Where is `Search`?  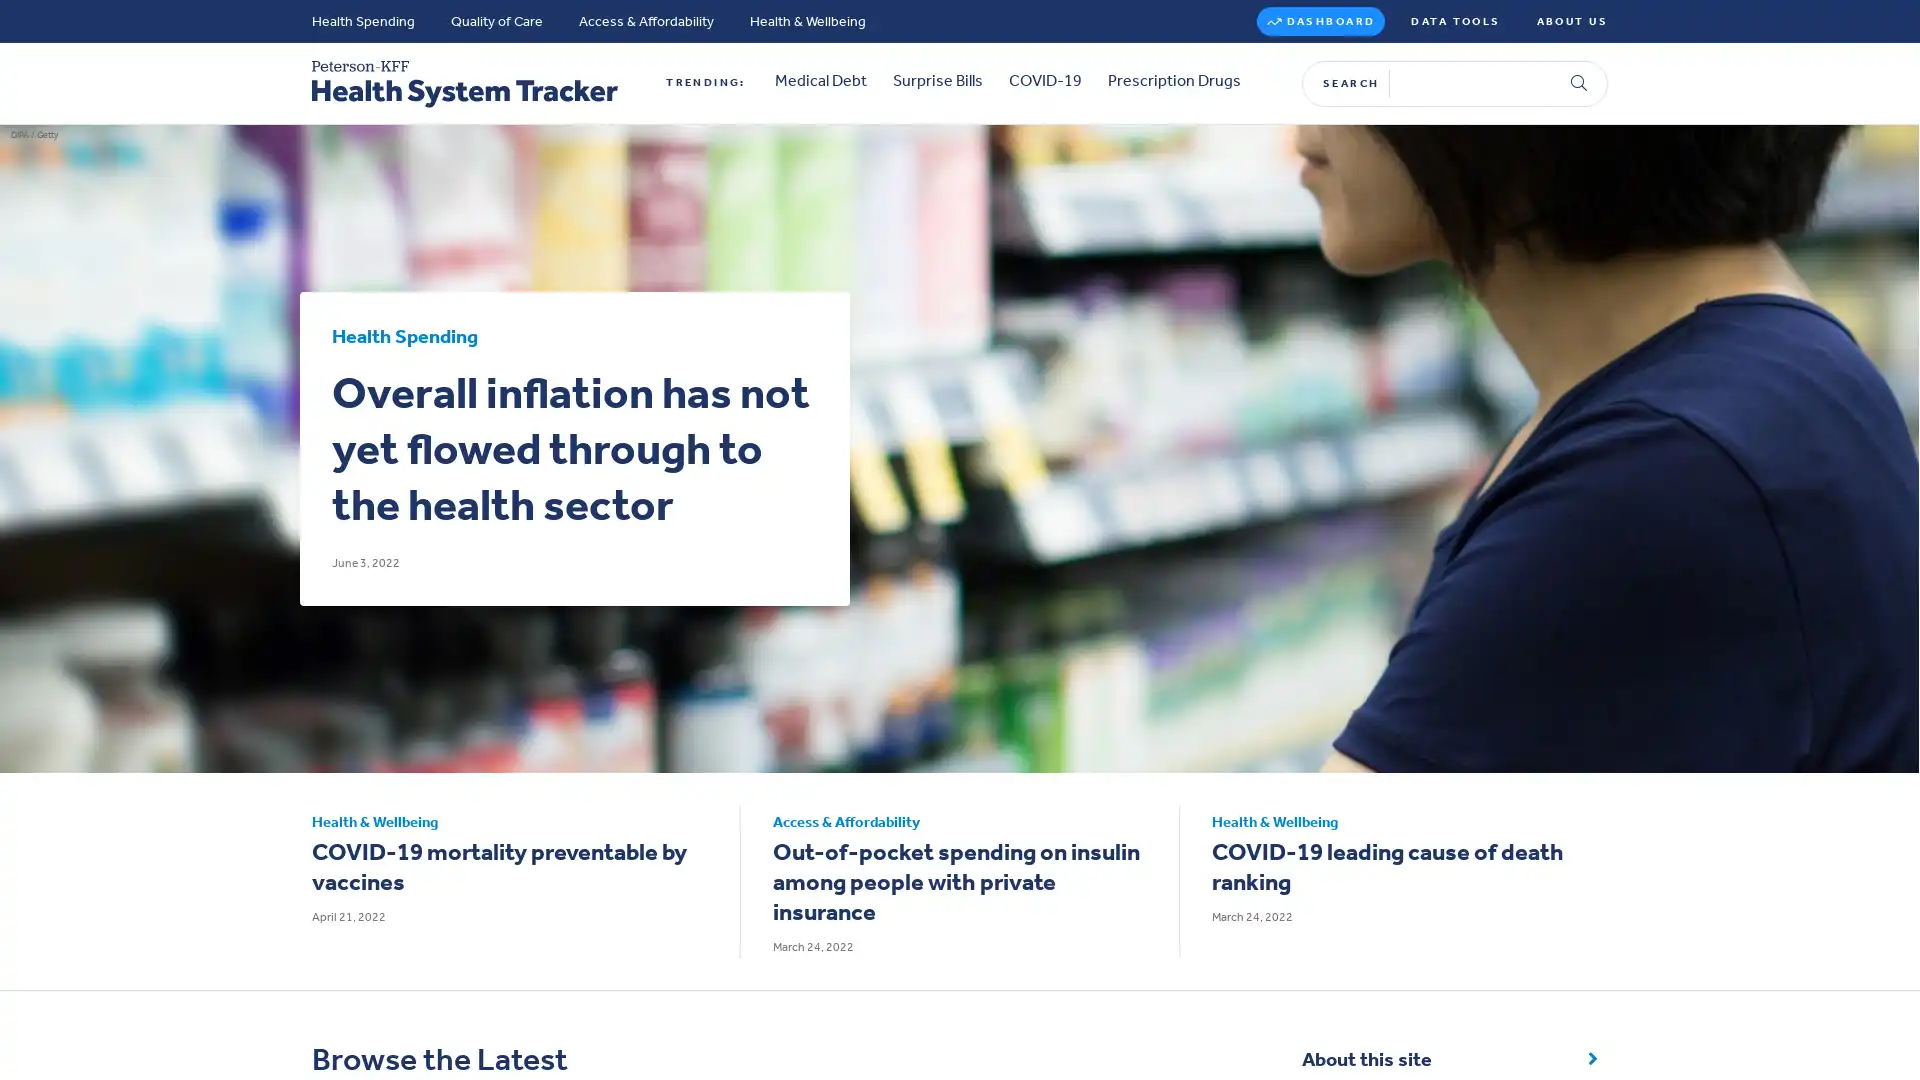
Search is located at coordinates (1578, 72).